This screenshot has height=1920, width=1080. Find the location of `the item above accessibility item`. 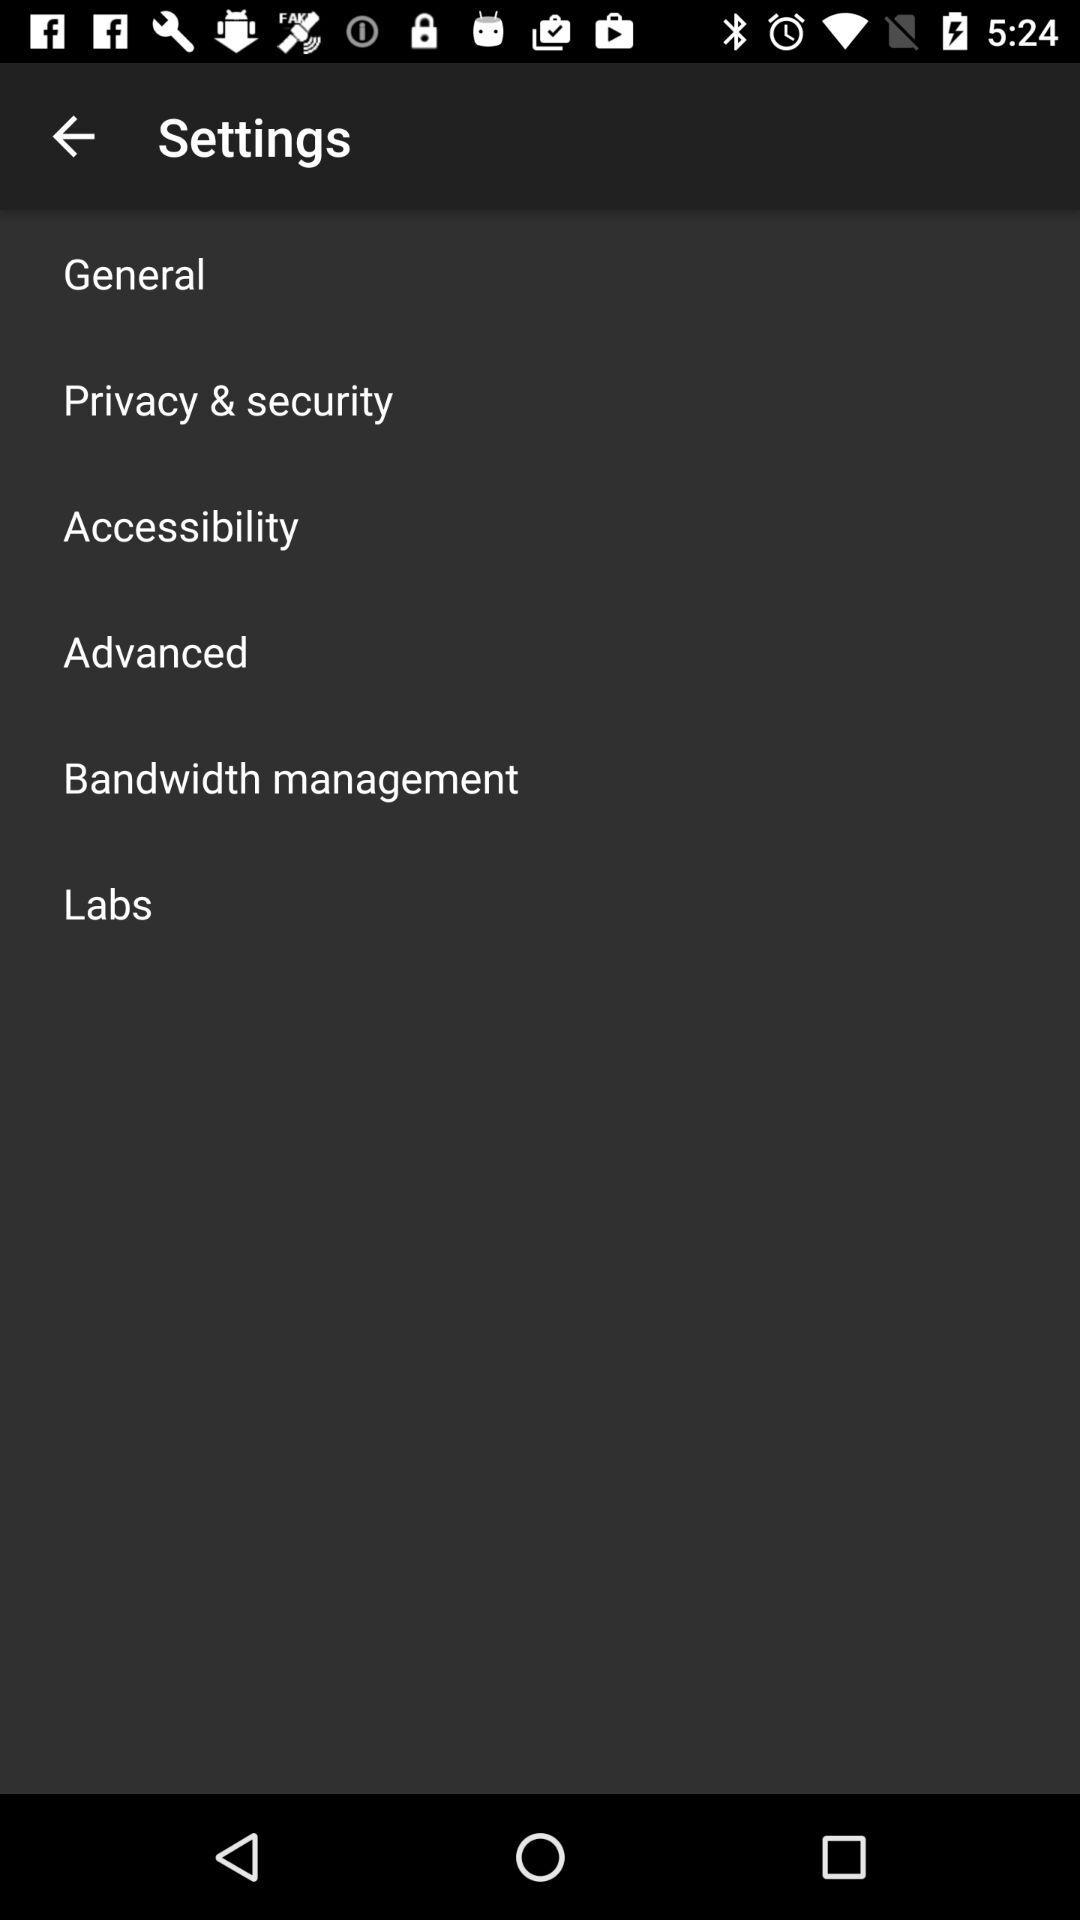

the item above accessibility item is located at coordinates (227, 398).